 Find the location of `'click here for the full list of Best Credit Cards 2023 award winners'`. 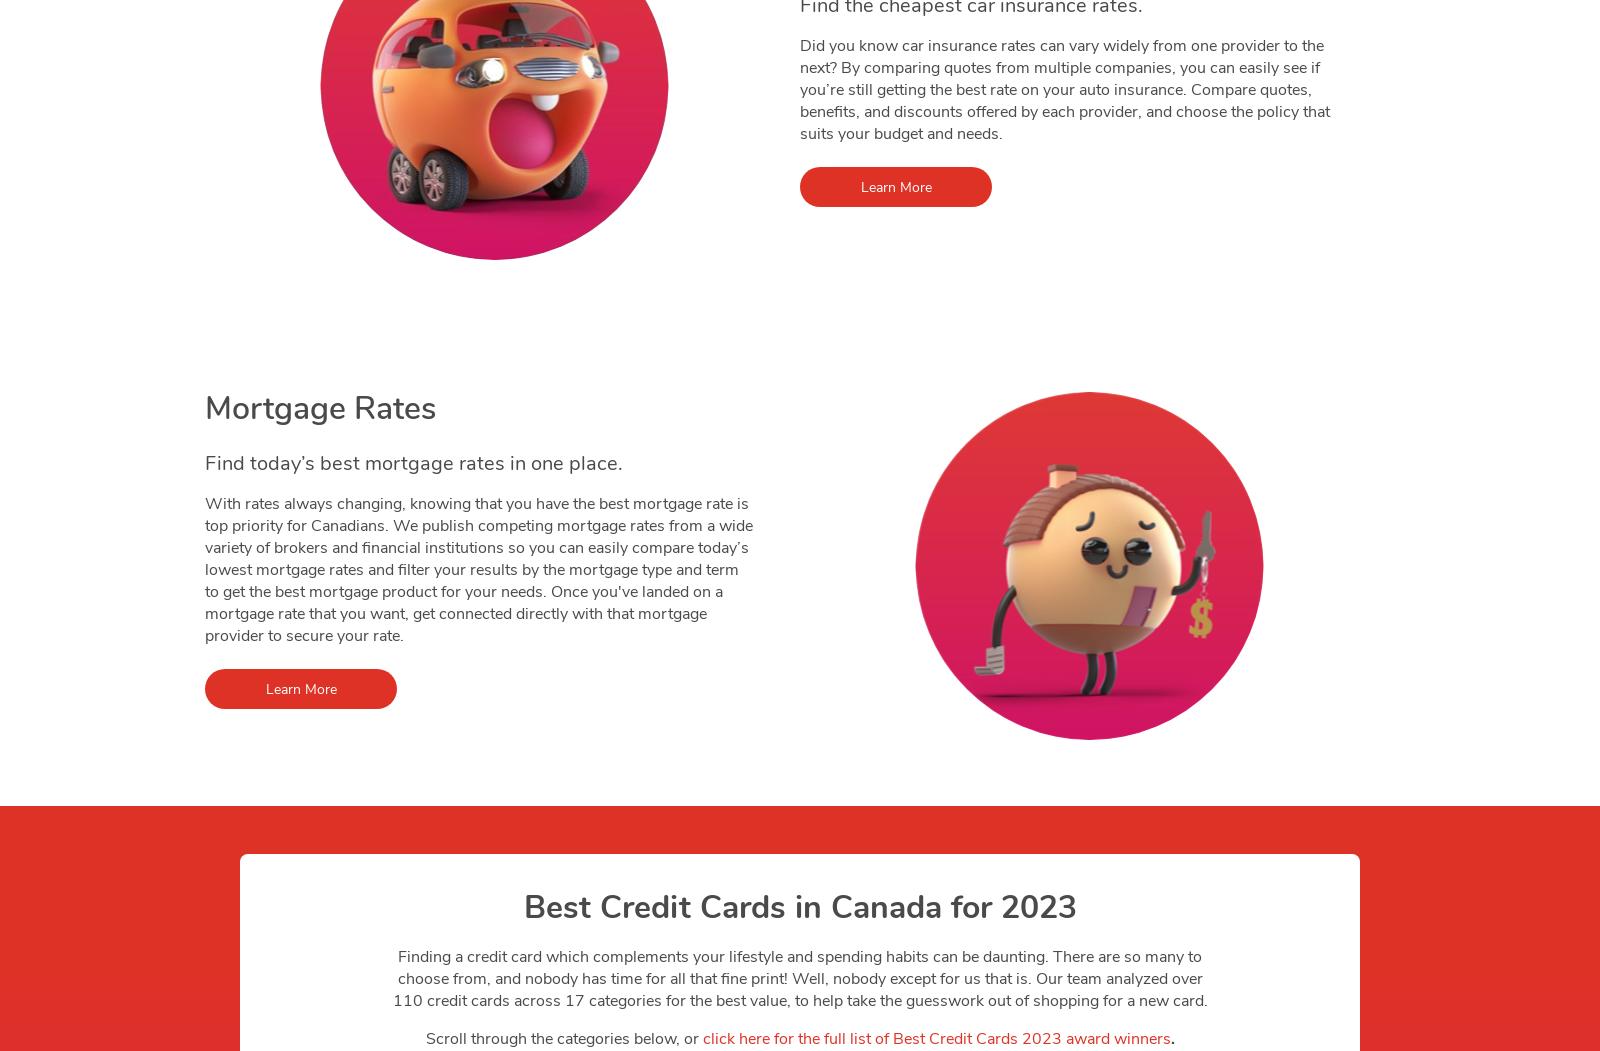

'click here for the full list of Best Credit Cards 2023 award winners' is located at coordinates (935, 1038).